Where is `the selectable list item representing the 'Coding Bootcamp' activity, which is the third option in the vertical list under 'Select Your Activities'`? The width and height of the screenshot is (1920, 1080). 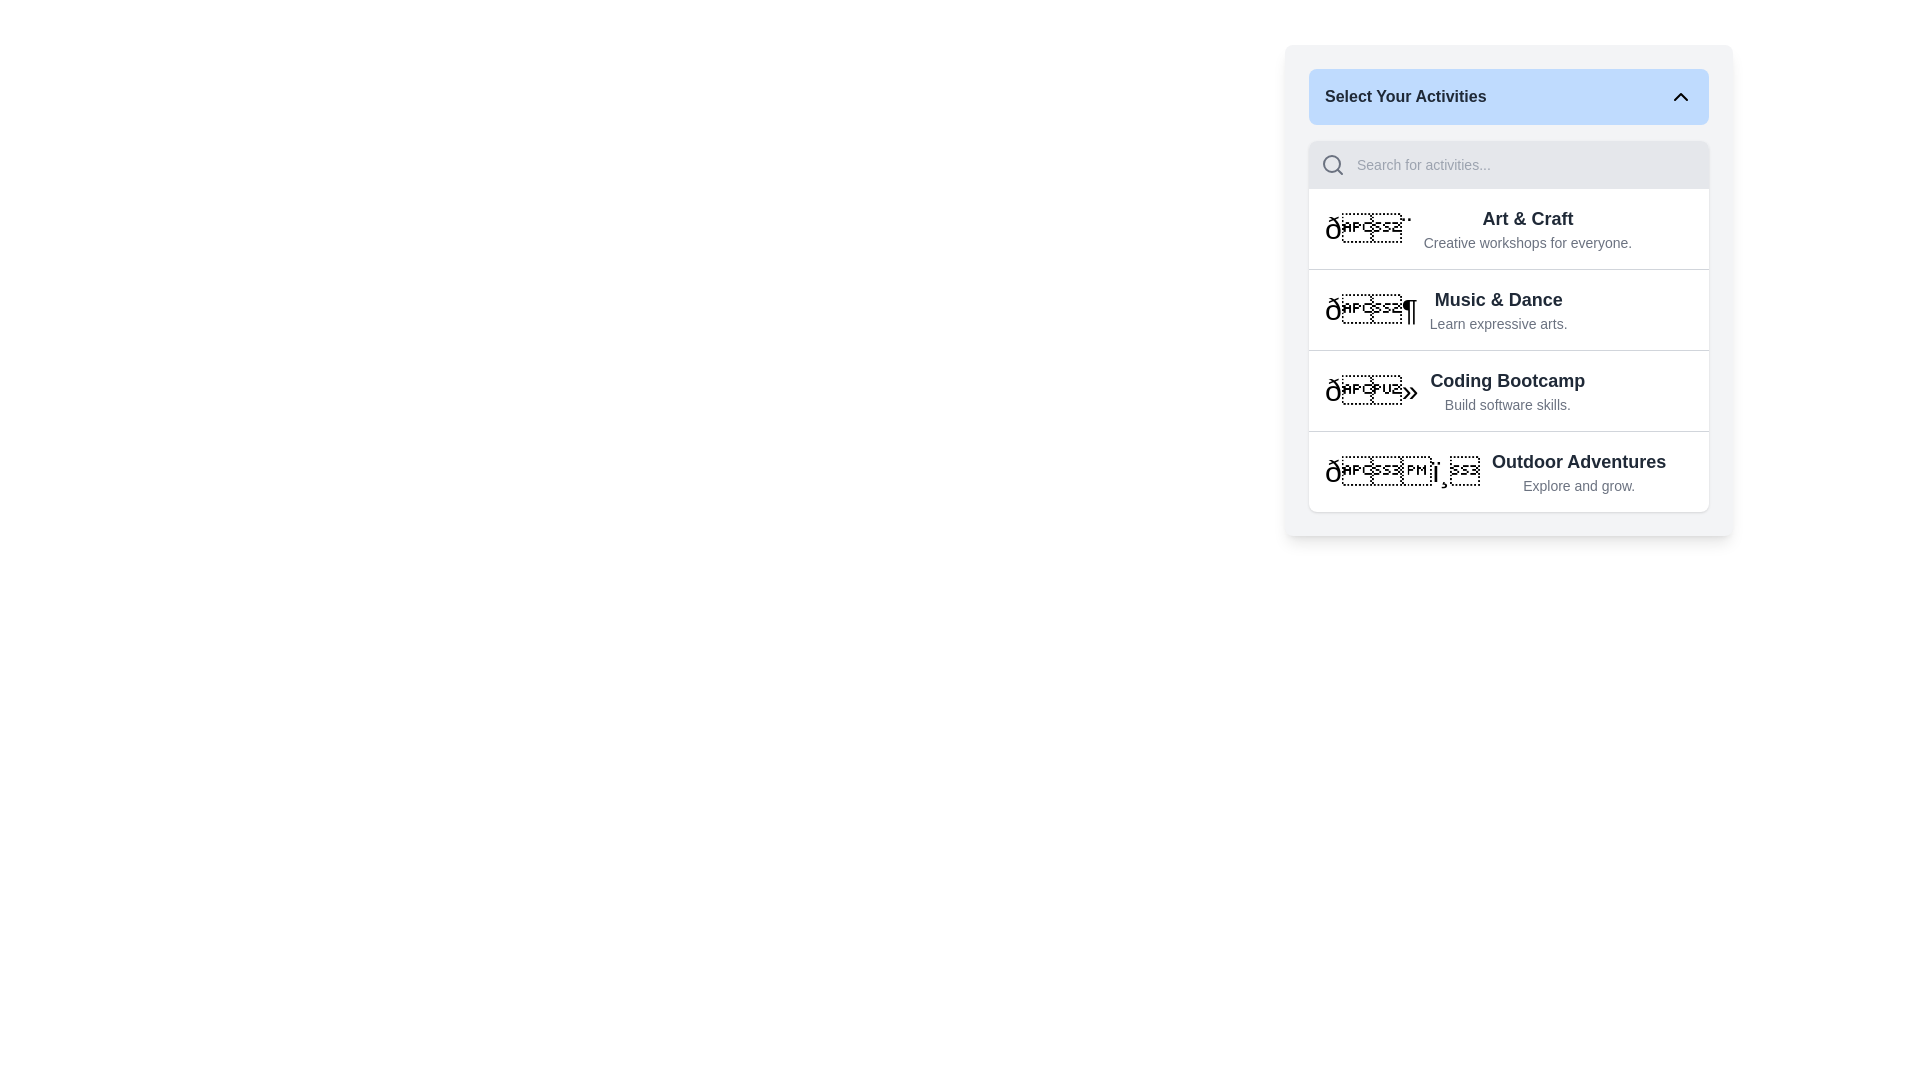 the selectable list item representing the 'Coding Bootcamp' activity, which is the third option in the vertical list under 'Select Your Activities' is located at coordinates (1508, 389).